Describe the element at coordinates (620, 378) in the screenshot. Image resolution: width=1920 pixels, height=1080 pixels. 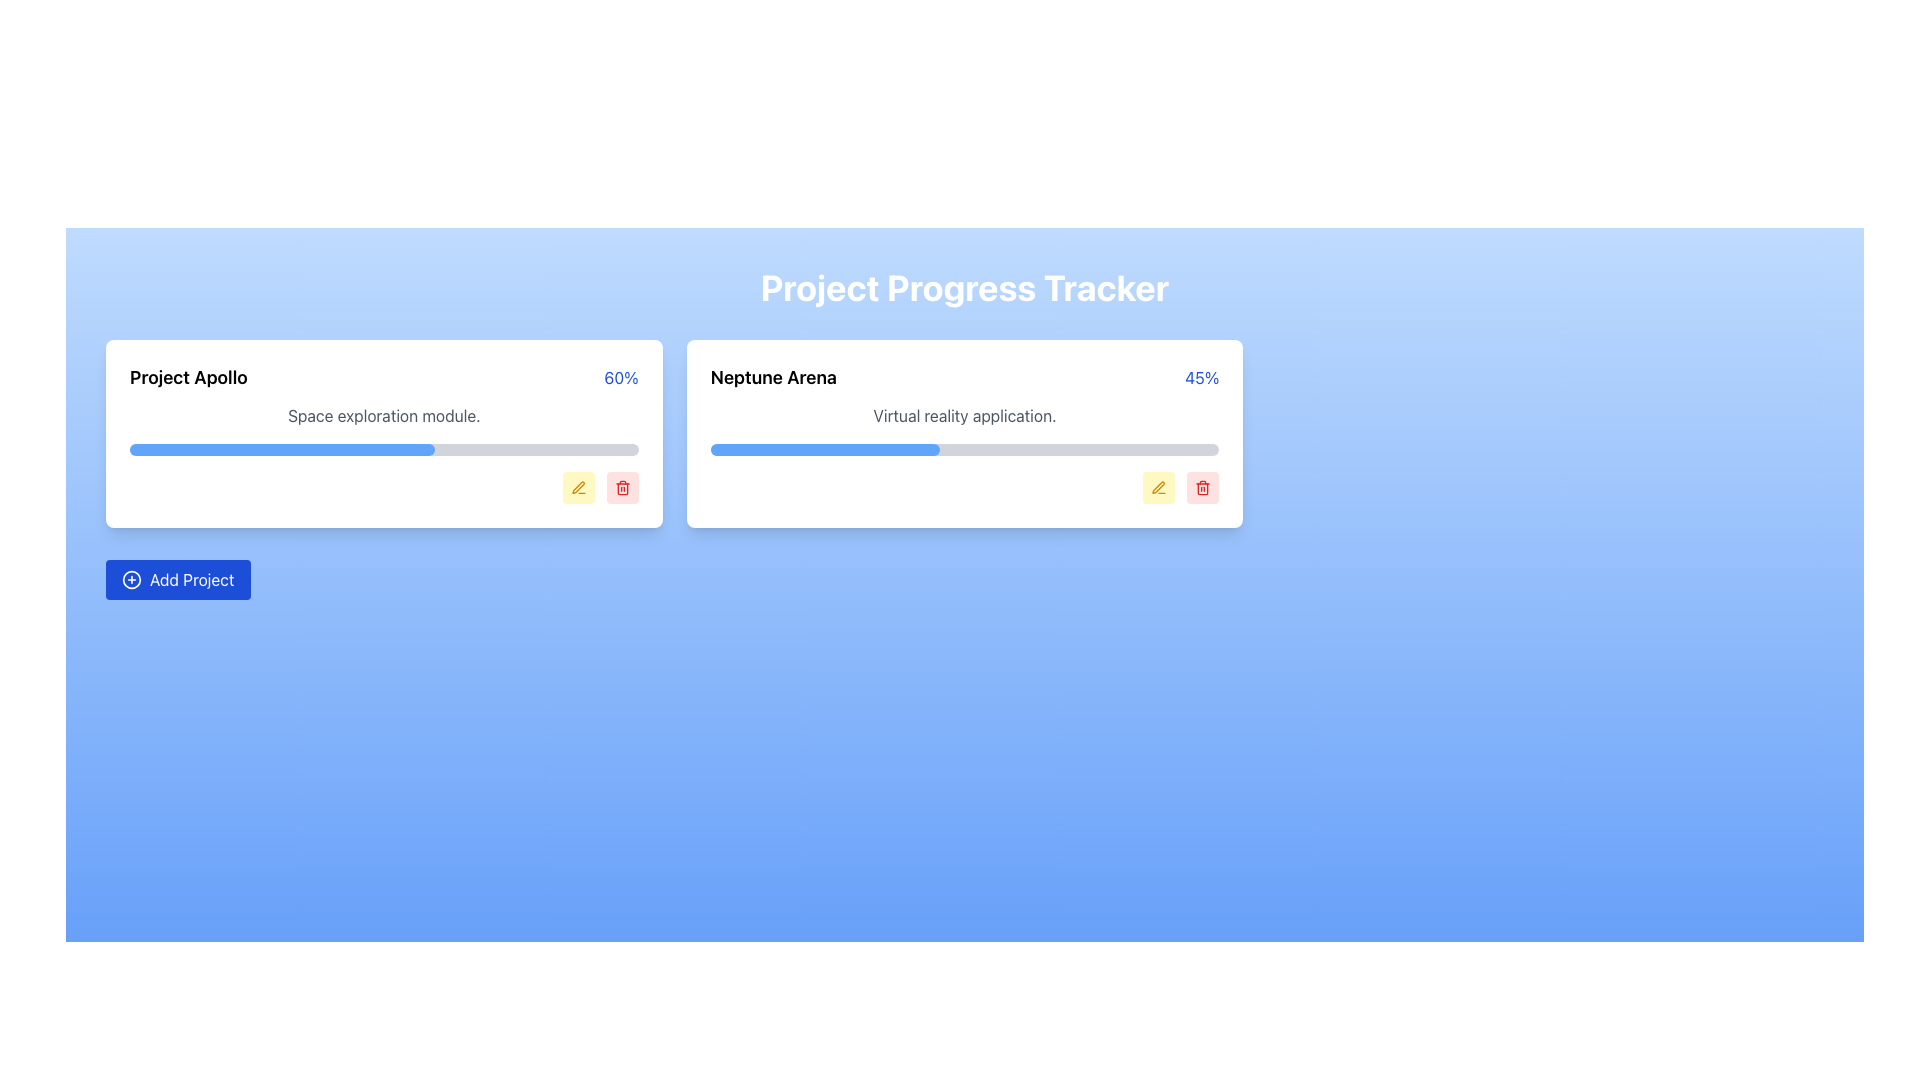
I see `the blue text label displaying '60%' located in the top-right corner of the 'Project Apollo' card` at that location.